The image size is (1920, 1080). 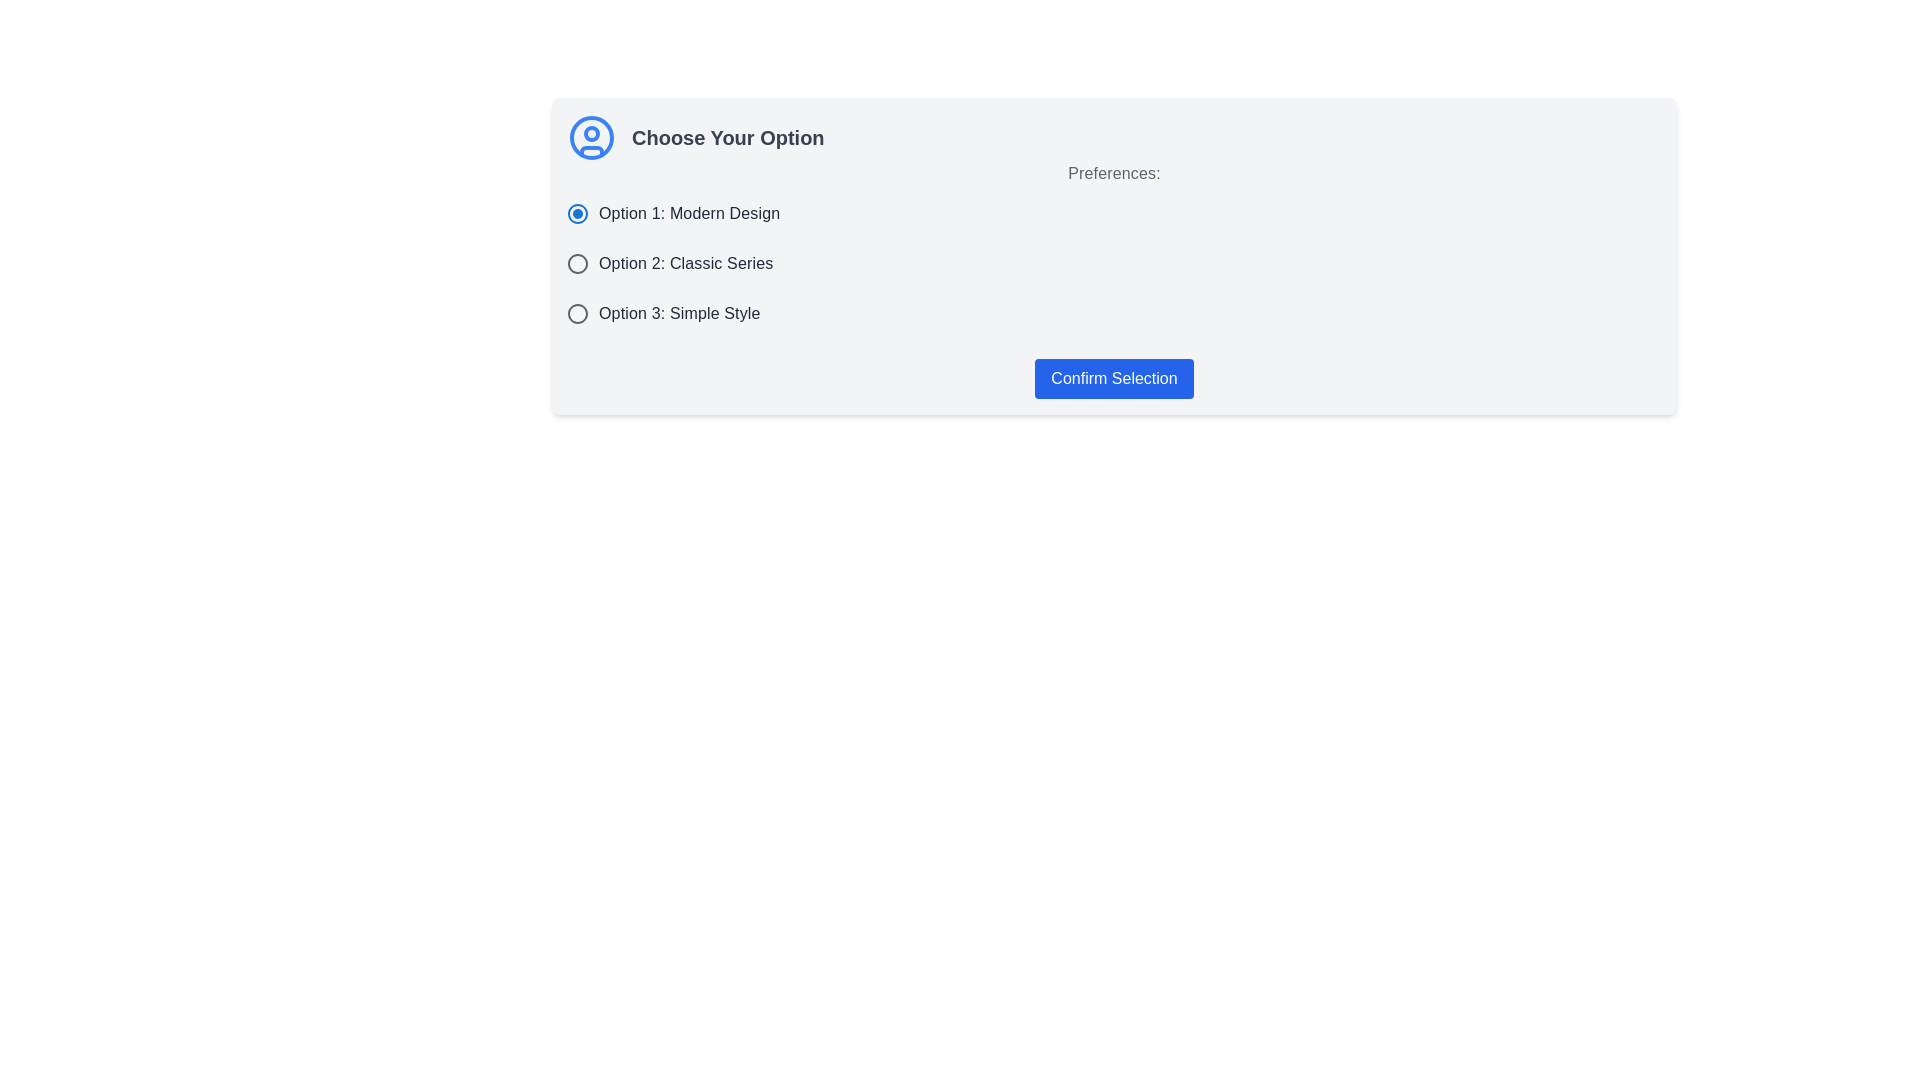 I want to click on the first radio button labeled 'Option 1: Modern Design', so click(x=576, y=213).